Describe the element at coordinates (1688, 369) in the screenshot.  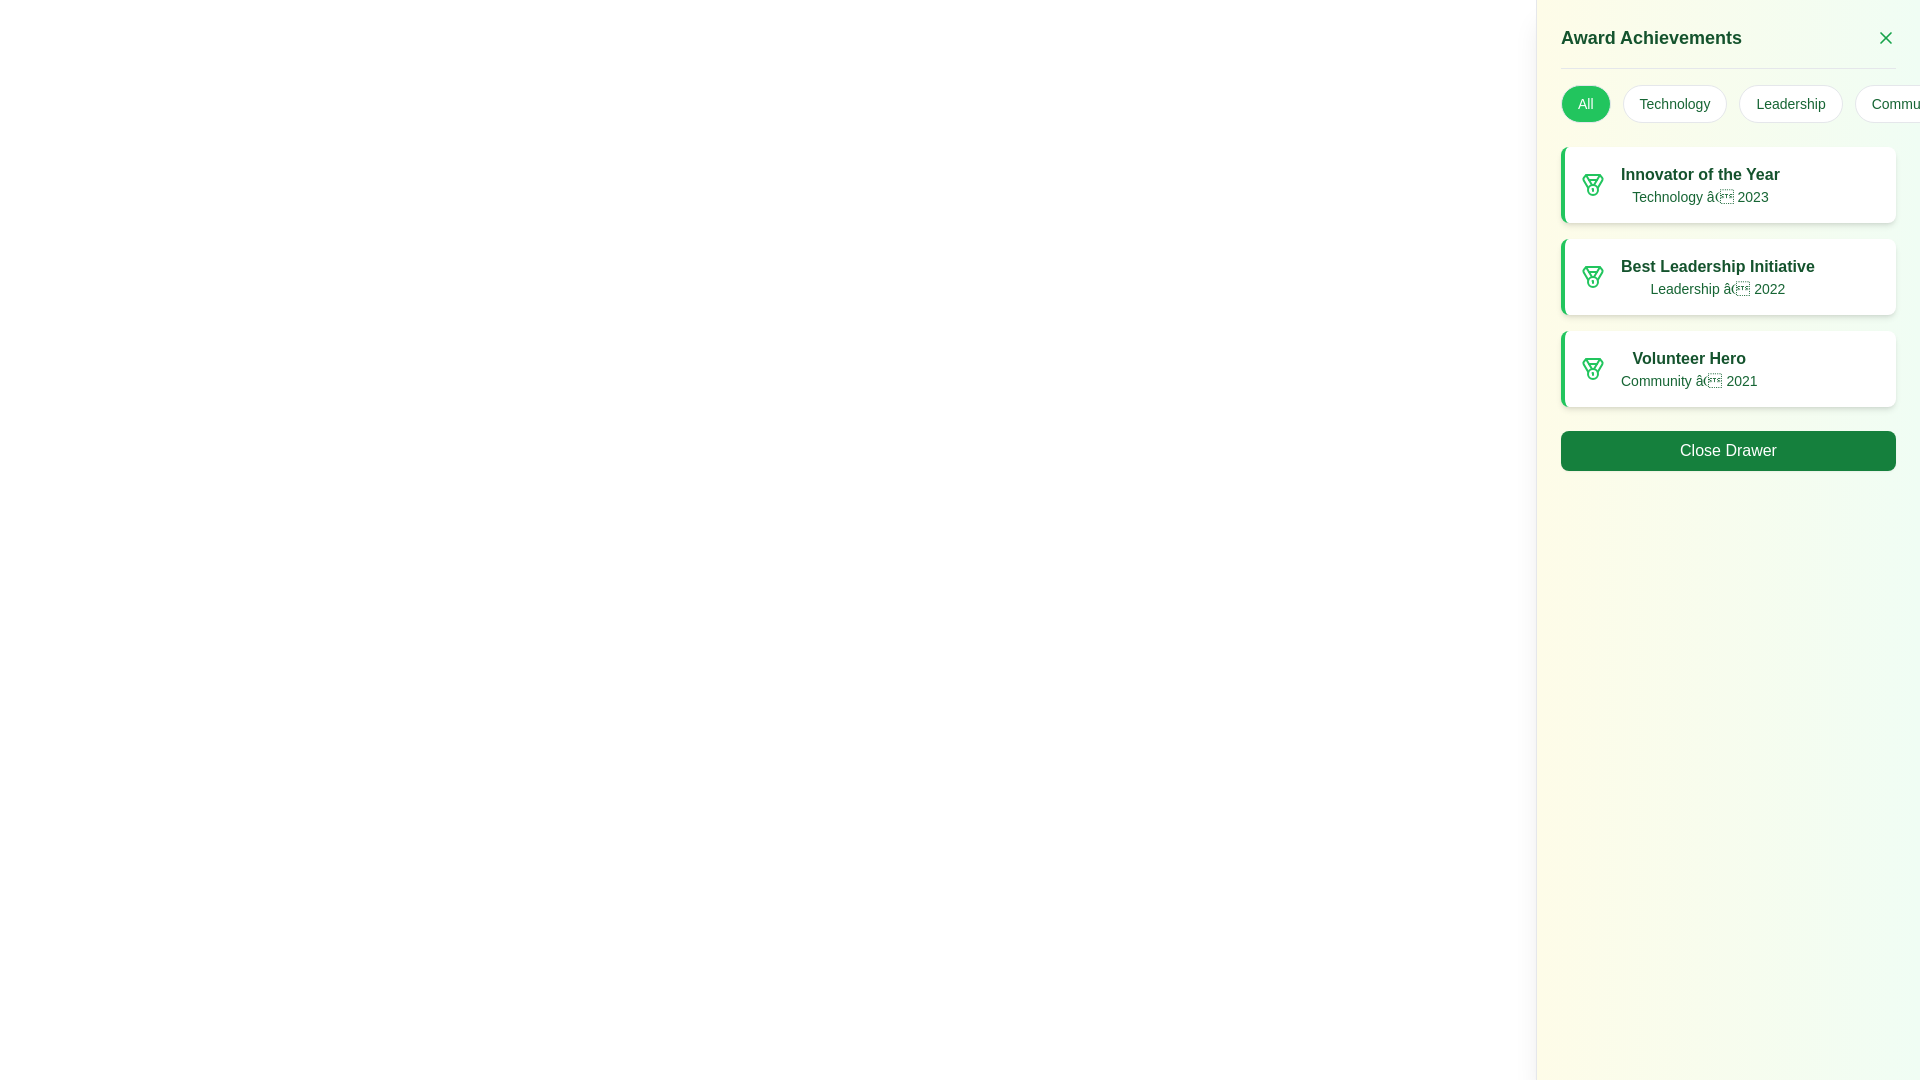
I see `the third item in the vertically stacked list of award achievements, which displays an award title and its category or year, located below 'Best Leadership Initiative'` at that location.